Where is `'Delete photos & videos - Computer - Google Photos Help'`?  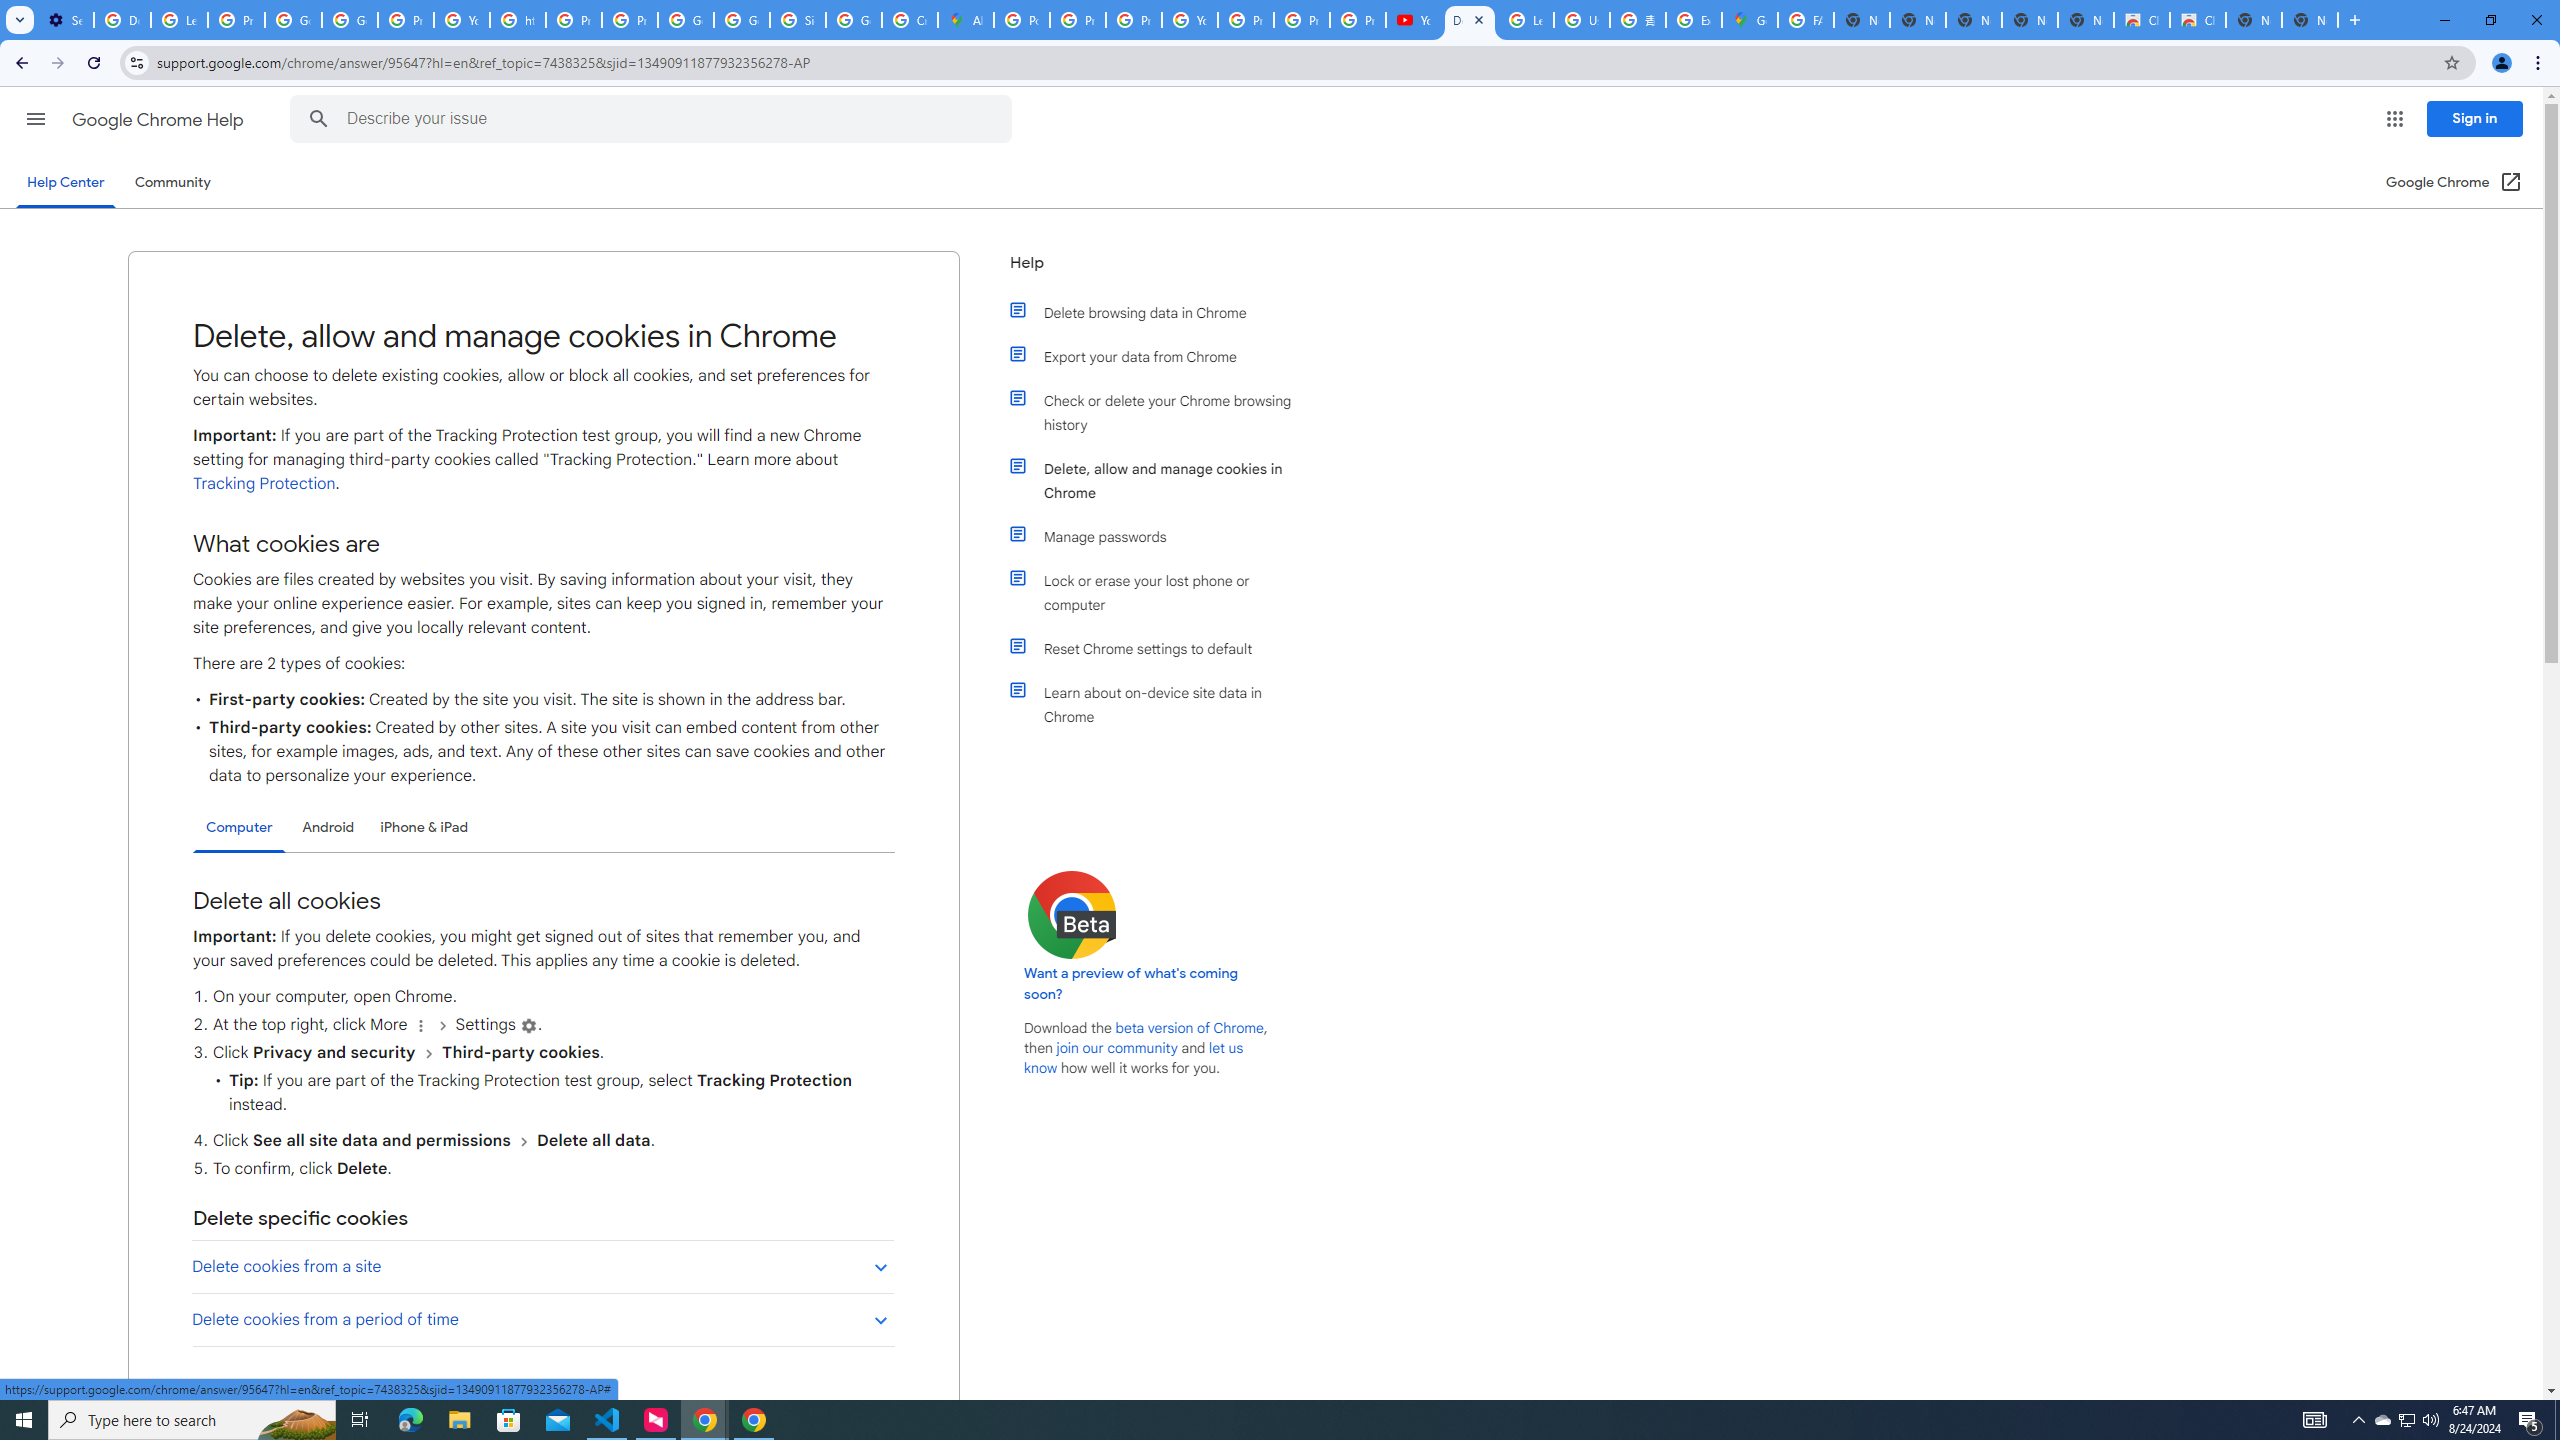 'Delete photos & videos - Computer - Google Photos Help' is located at coordinates (121, 19).